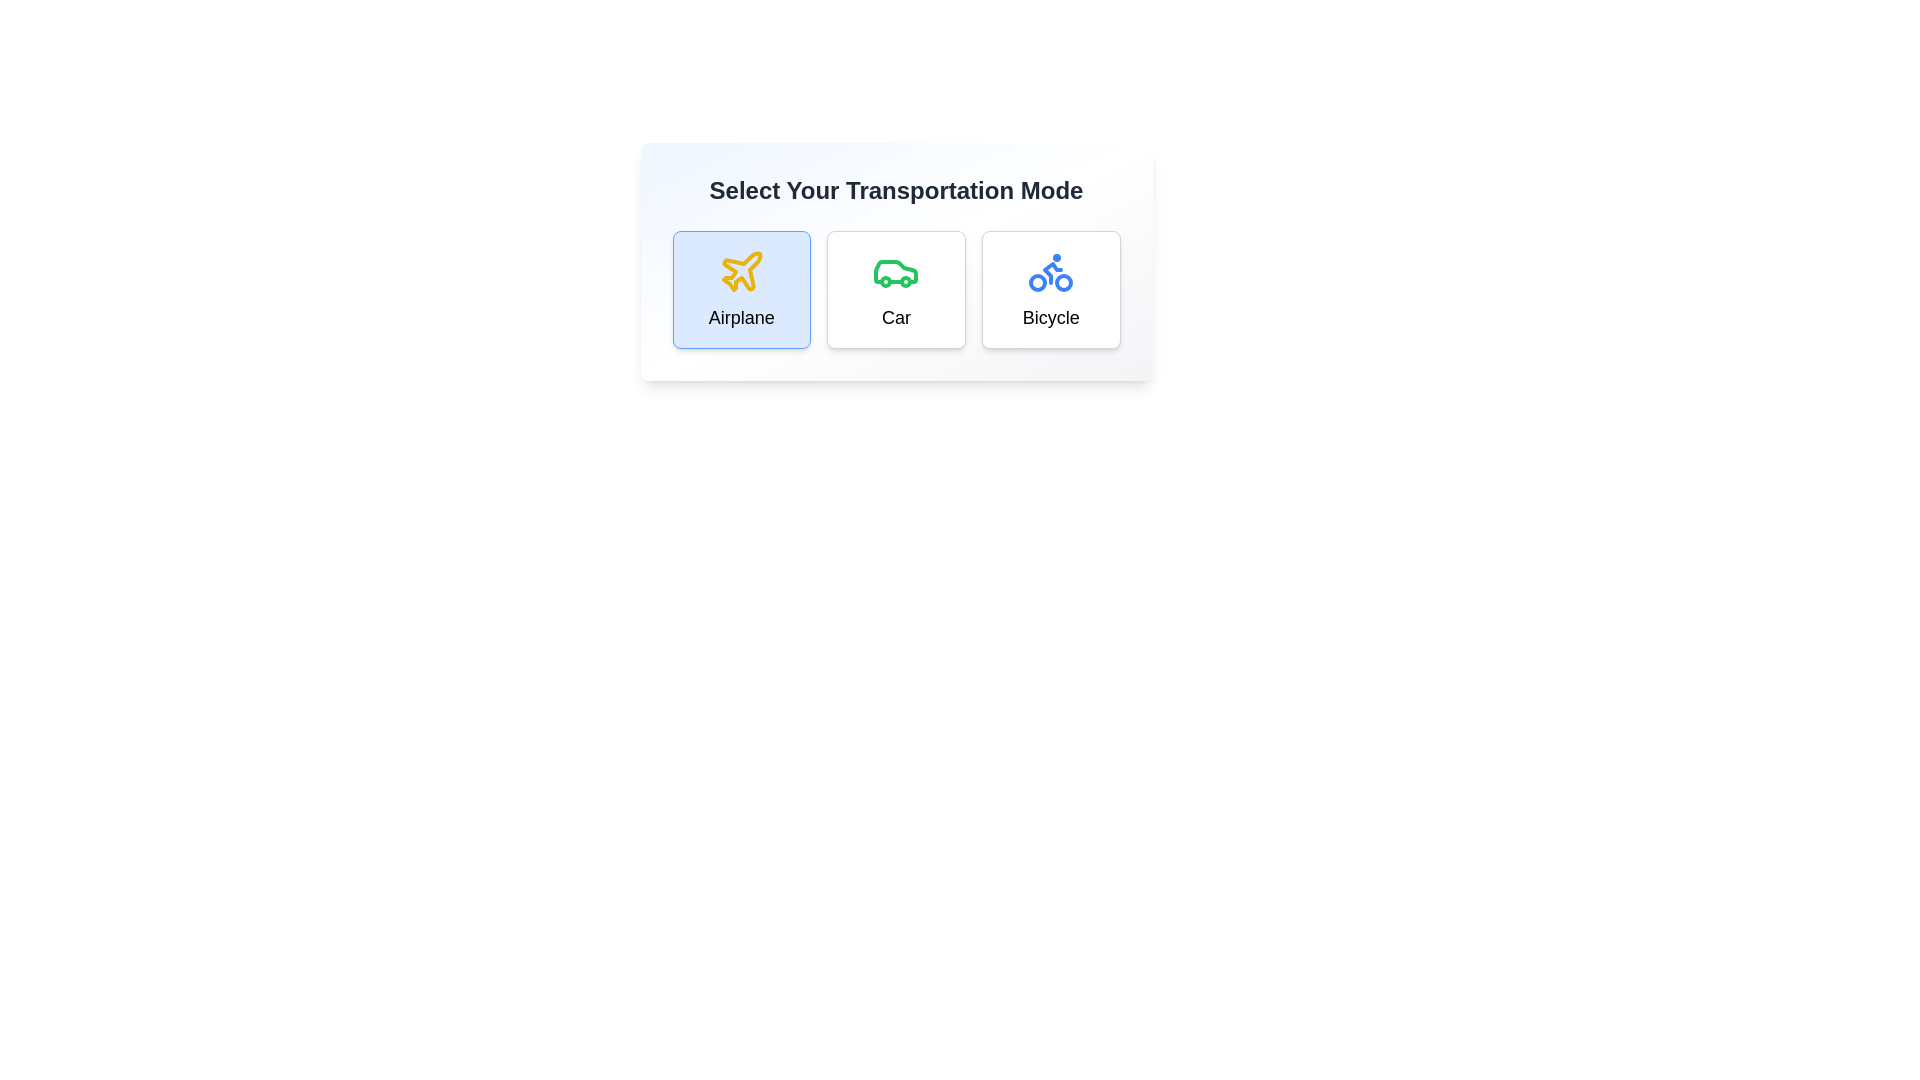  I want to click on the decorative circle element representing the rear wheel's hub in the Bicycle icon, so click(1063, 282).